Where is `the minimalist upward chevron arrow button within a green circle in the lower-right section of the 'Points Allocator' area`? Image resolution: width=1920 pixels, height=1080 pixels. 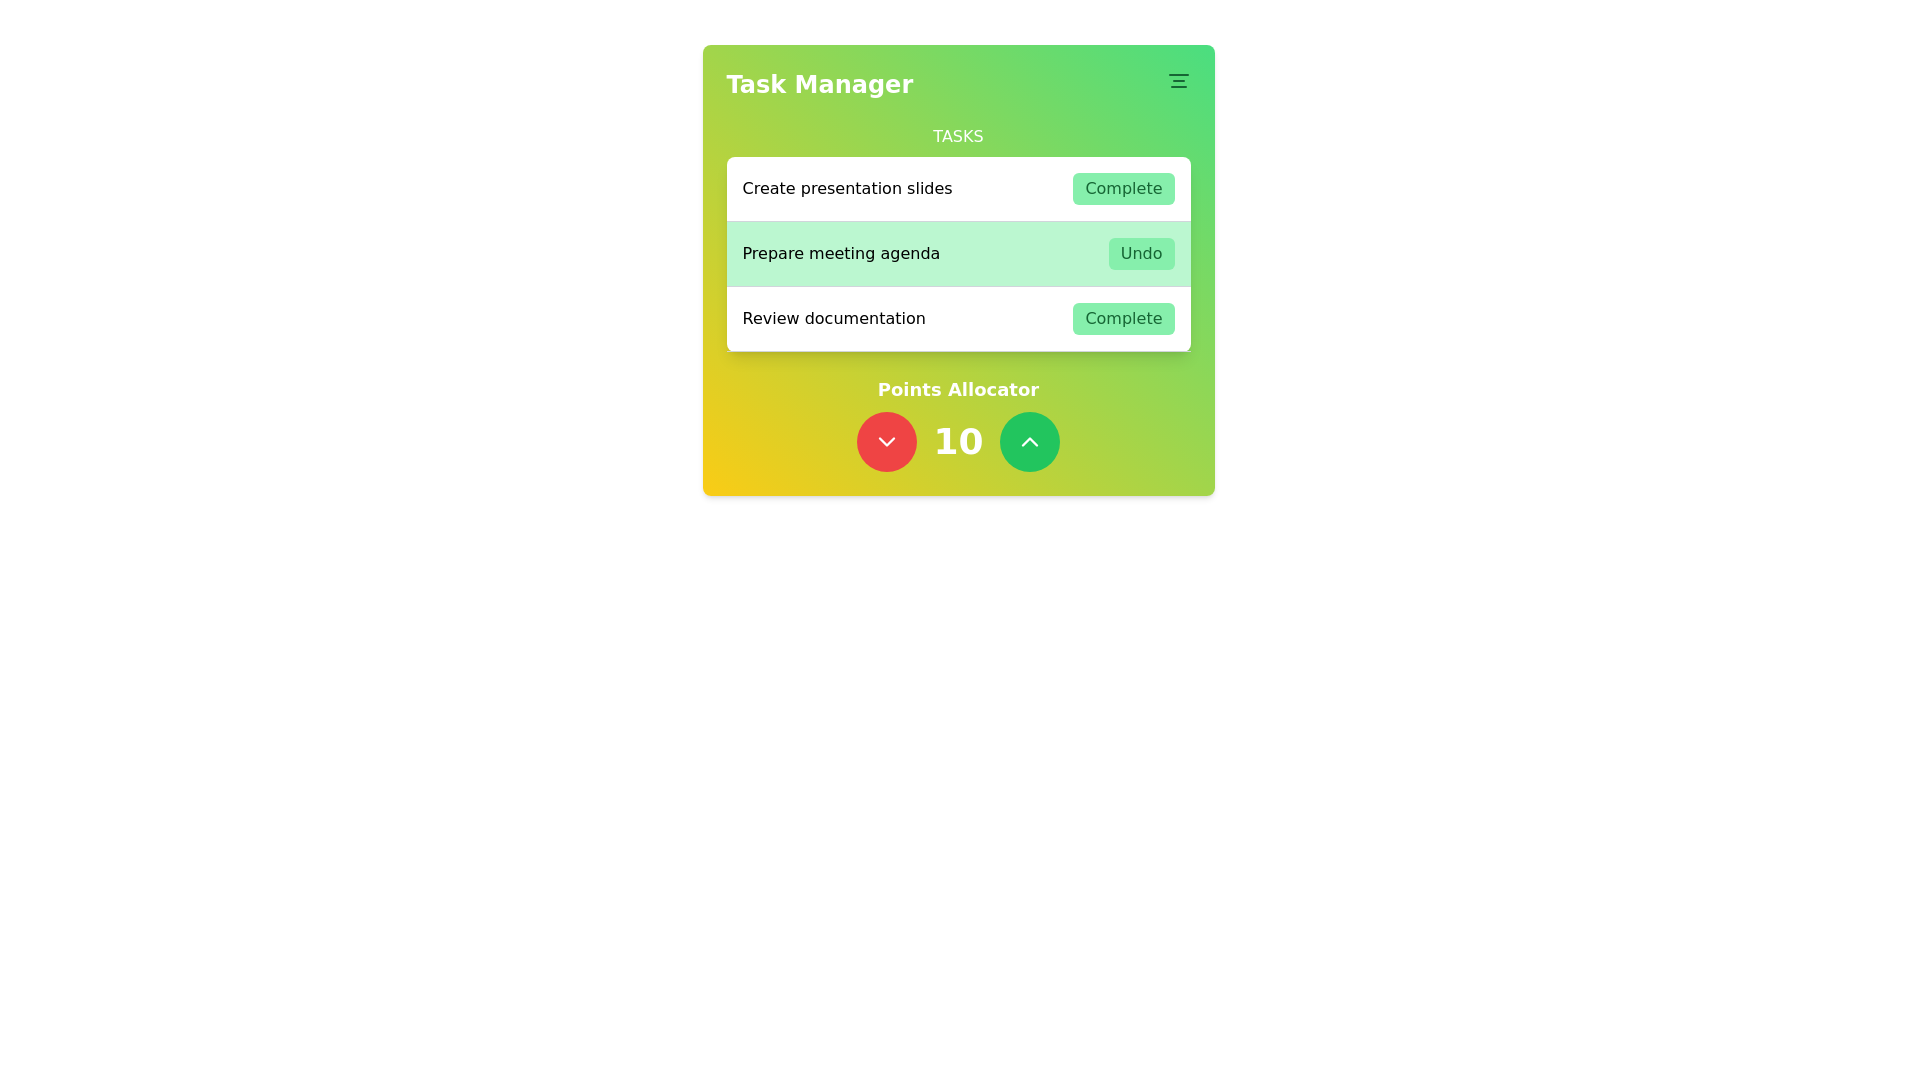
the minimalist upward chevron arrow button within a green circle in the lower-right section of the 'Points Allocator' area is located at coordinates (1029, 441).